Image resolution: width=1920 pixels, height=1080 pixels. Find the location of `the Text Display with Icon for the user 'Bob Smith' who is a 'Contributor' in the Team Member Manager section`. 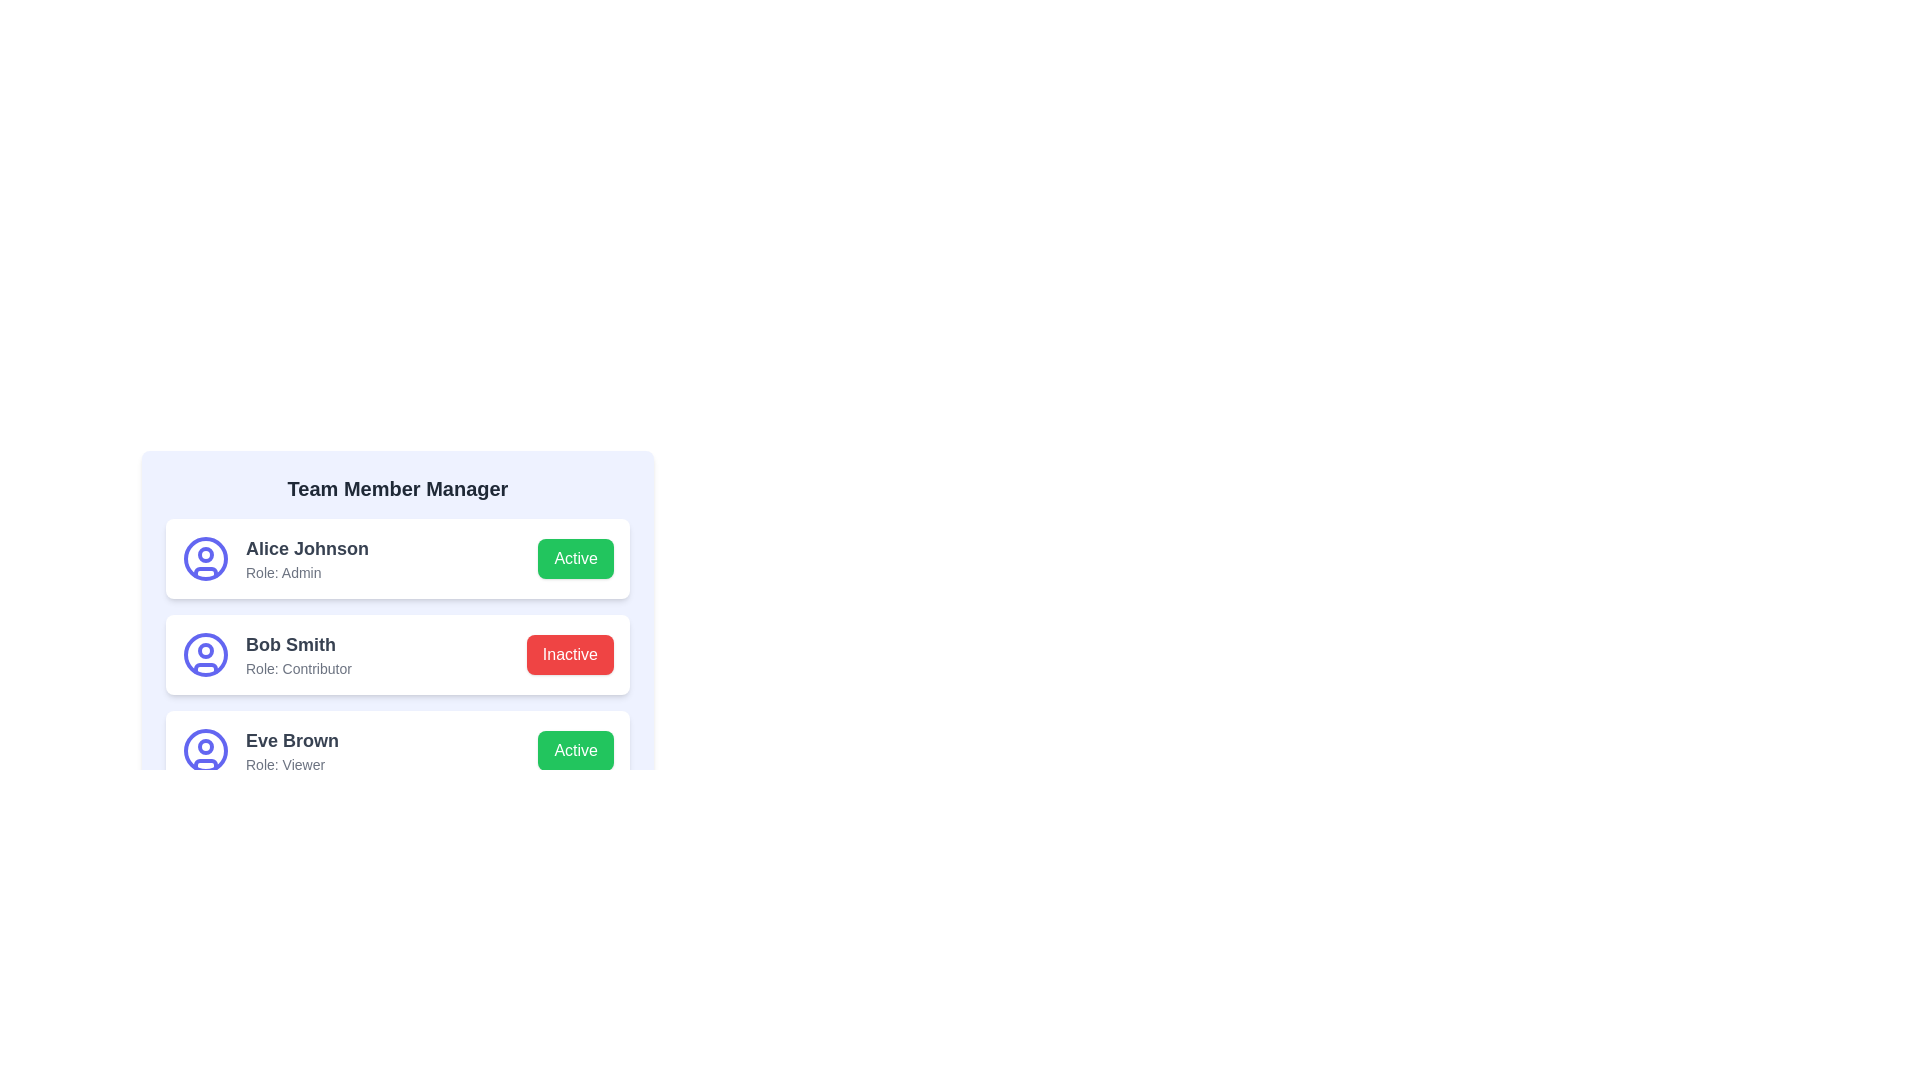

the Text Display with Icon for the user 'Bob Smith' who is a 'Contributor' in the Team Member Manager section is located at coordinates (265, 655).